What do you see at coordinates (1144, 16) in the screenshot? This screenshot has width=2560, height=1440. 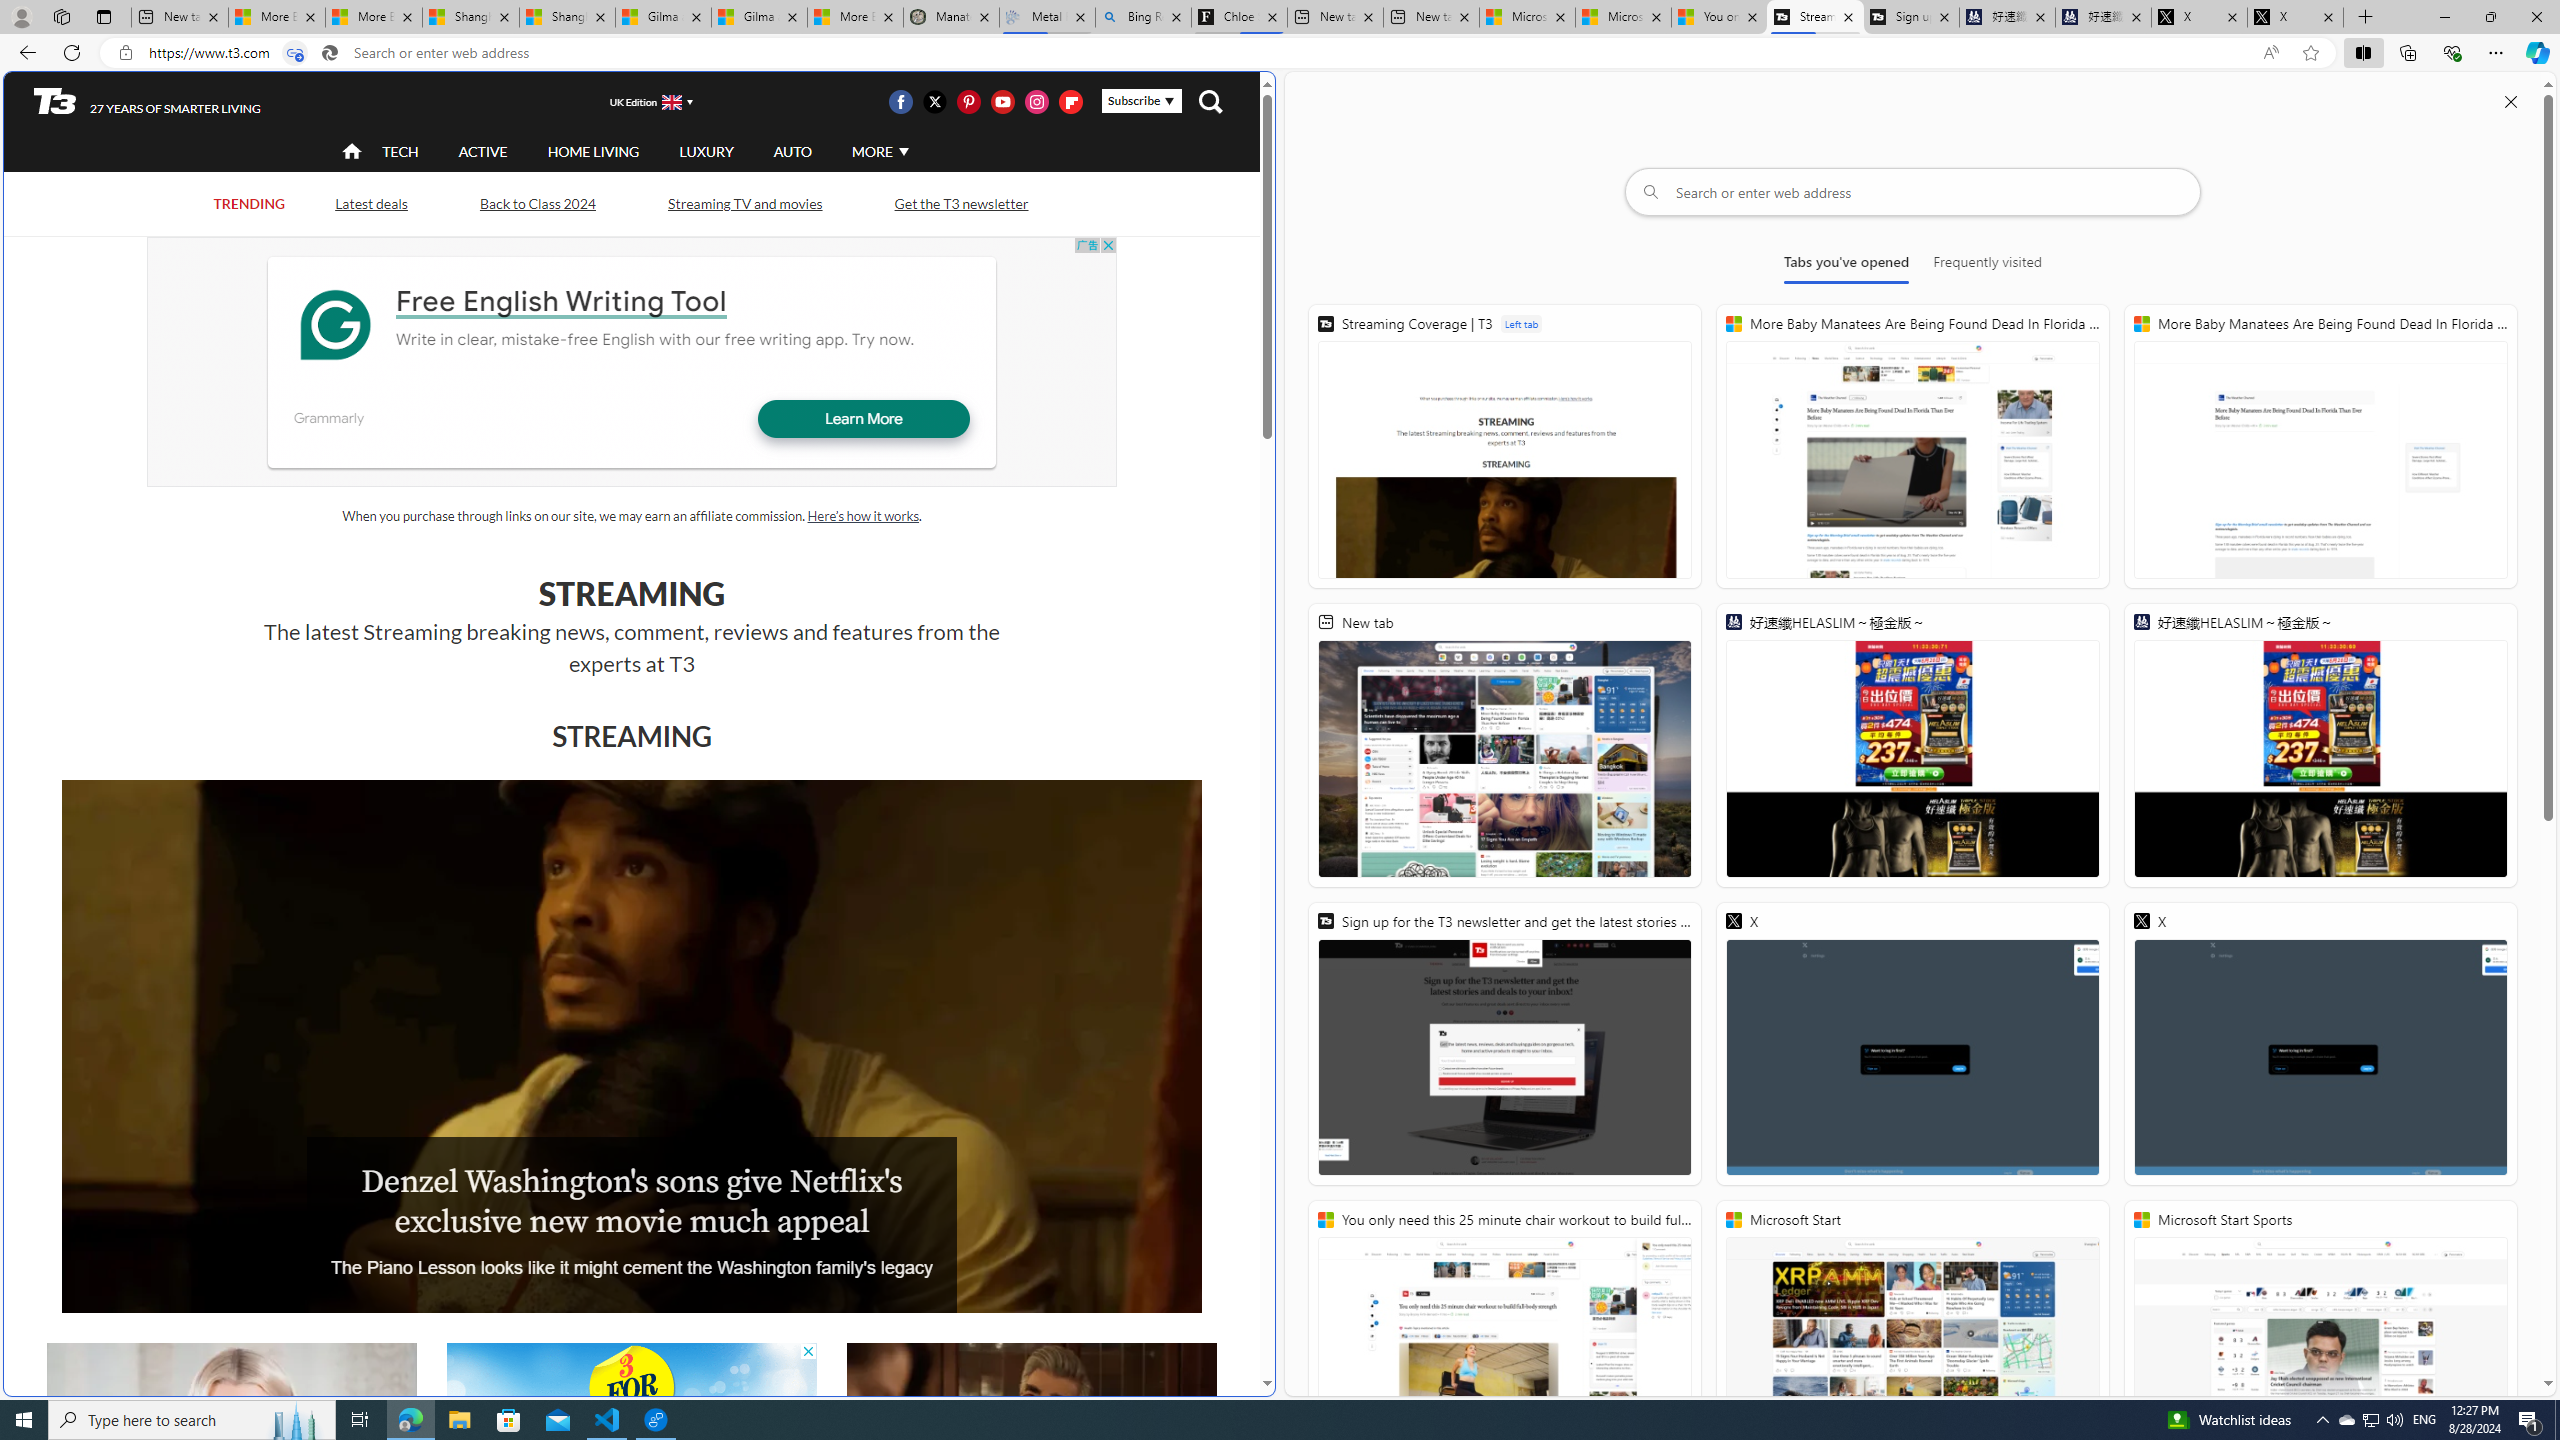 I see `'Bing Real Estate - Home sales and rental listings'` at bounding box center [1144, 16].